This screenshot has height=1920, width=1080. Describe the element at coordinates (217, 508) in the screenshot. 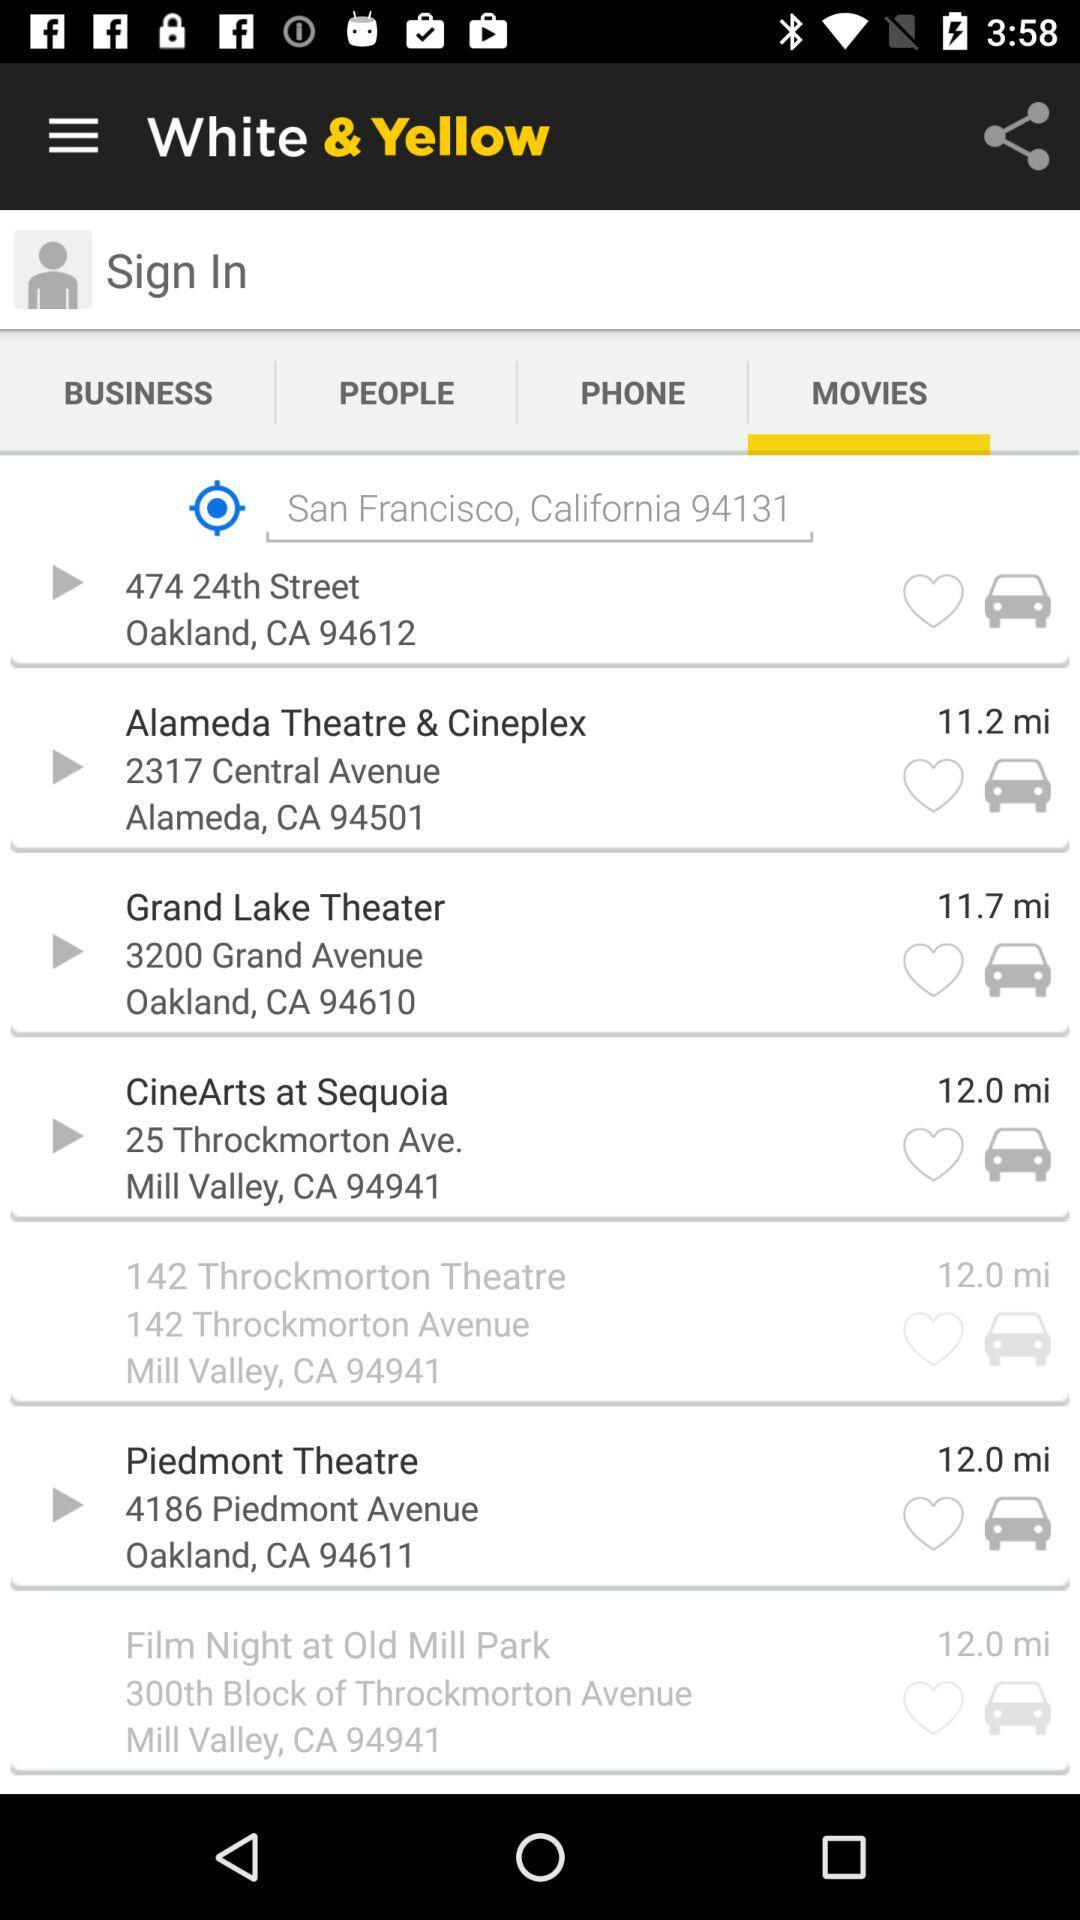

I see `the icon next to the san francisco california` at that location.